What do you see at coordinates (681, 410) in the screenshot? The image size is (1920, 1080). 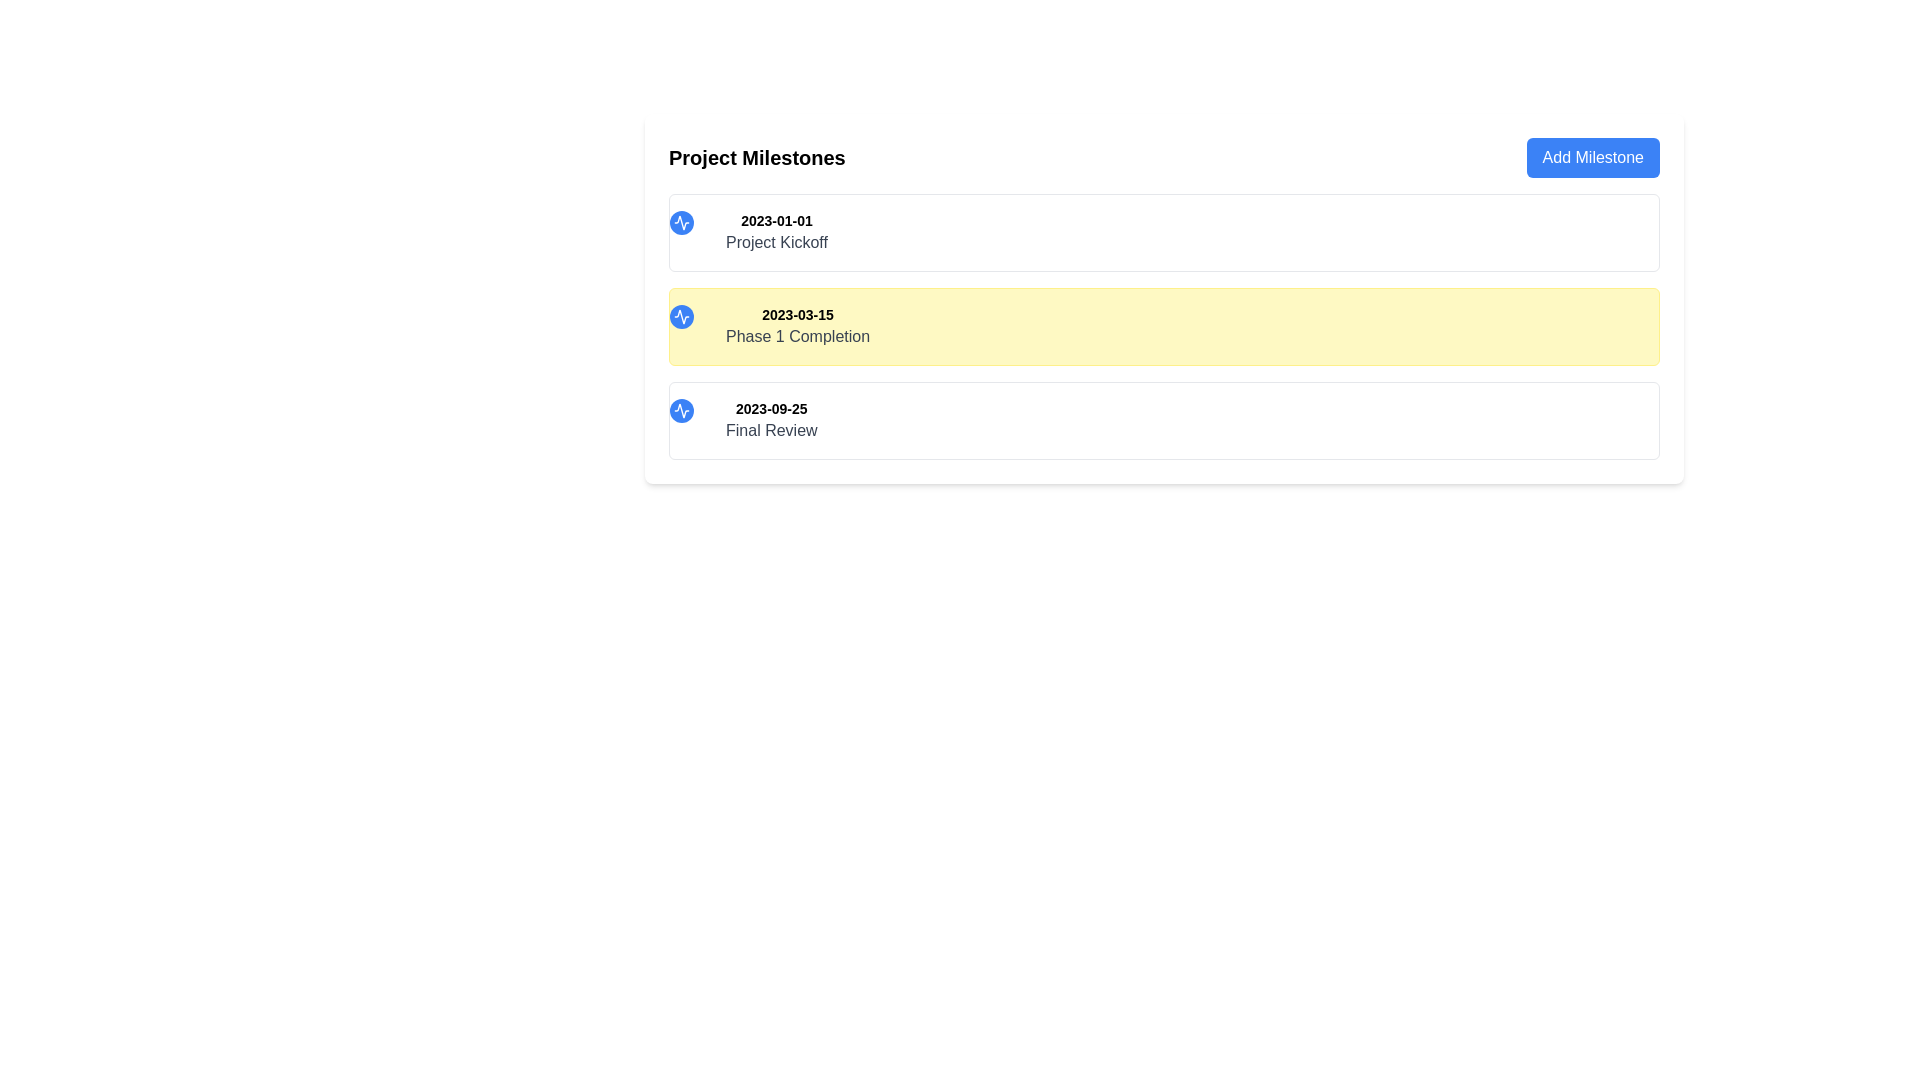 I see `the milestone icon representing the 'Final Review' entry, located to the left of the '2023-09-25' date text` at bounding box center [681, 410].